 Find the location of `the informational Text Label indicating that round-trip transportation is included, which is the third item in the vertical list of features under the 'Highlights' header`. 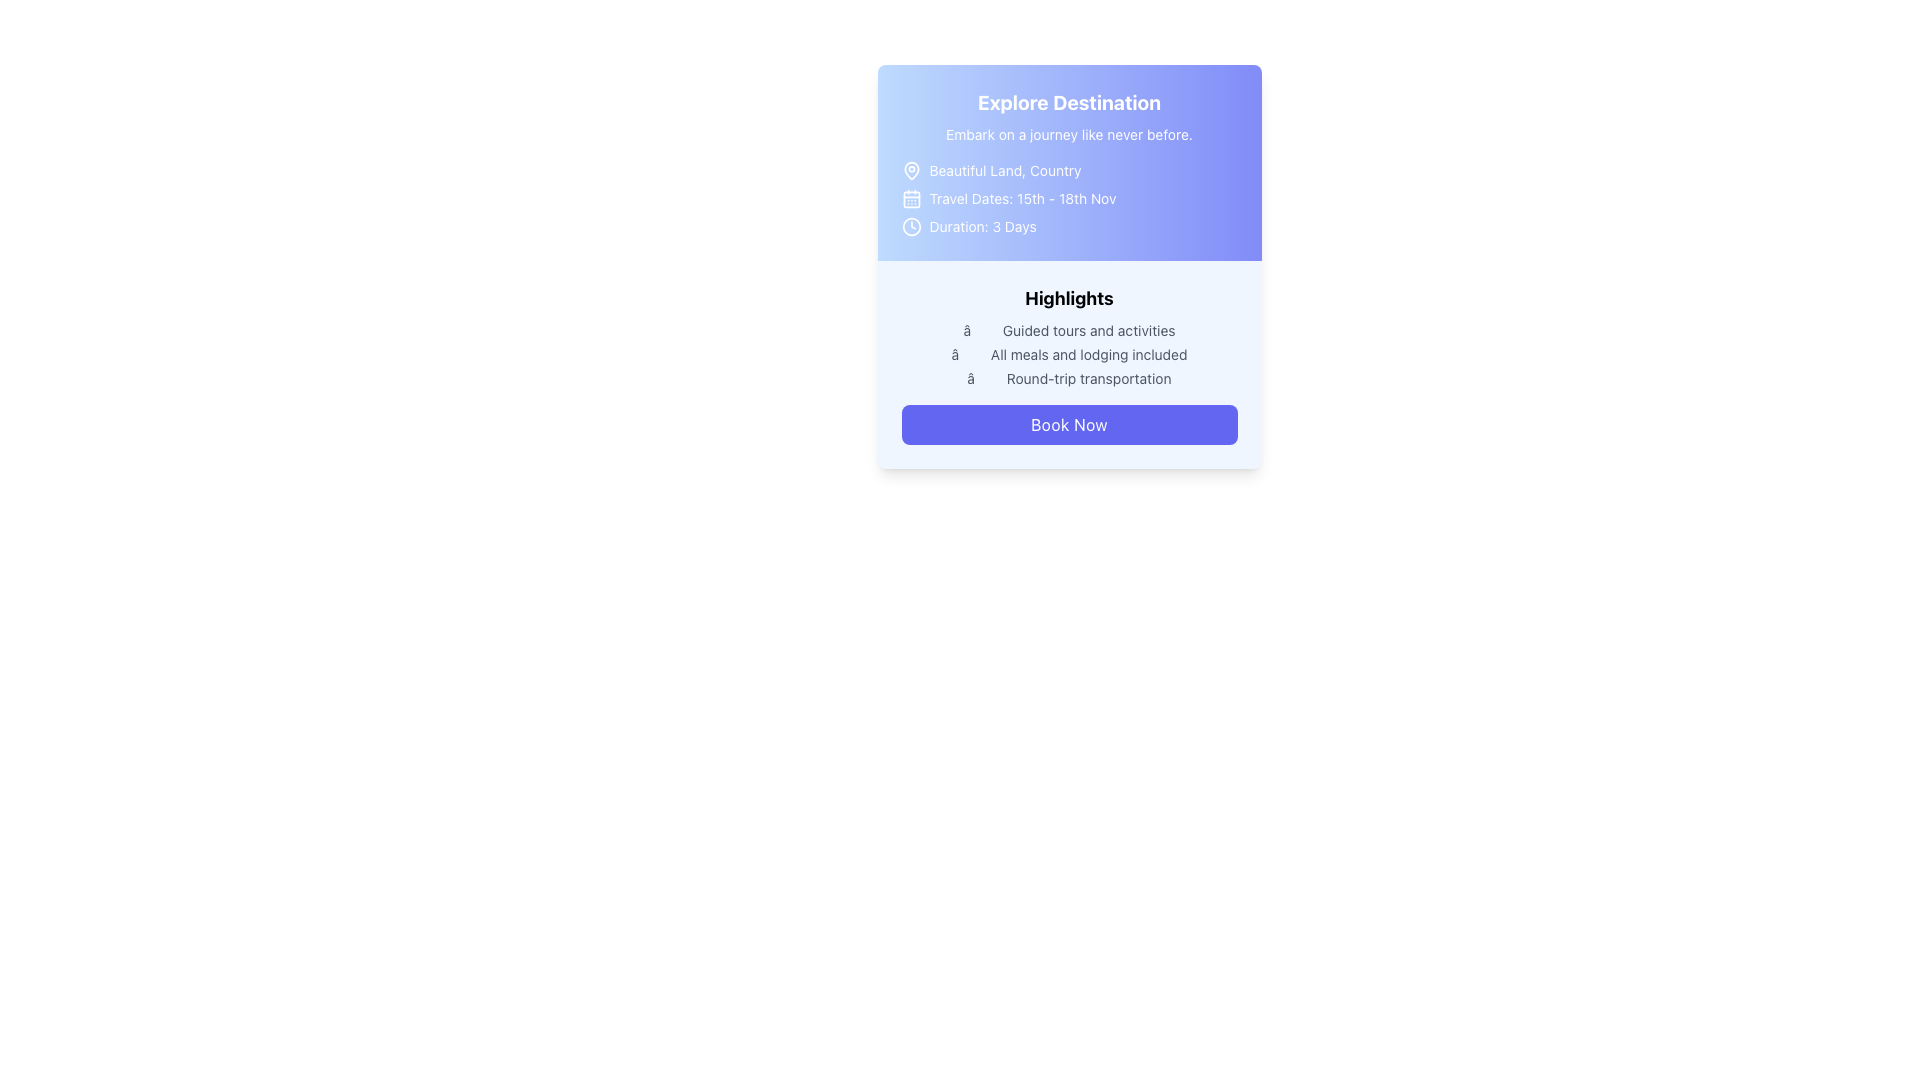

the informational Text Label indicating that round-trip transportation is included, which is the third item in the vertical list of features under the 'Highlights' header is located at coordinates (1068, 378).